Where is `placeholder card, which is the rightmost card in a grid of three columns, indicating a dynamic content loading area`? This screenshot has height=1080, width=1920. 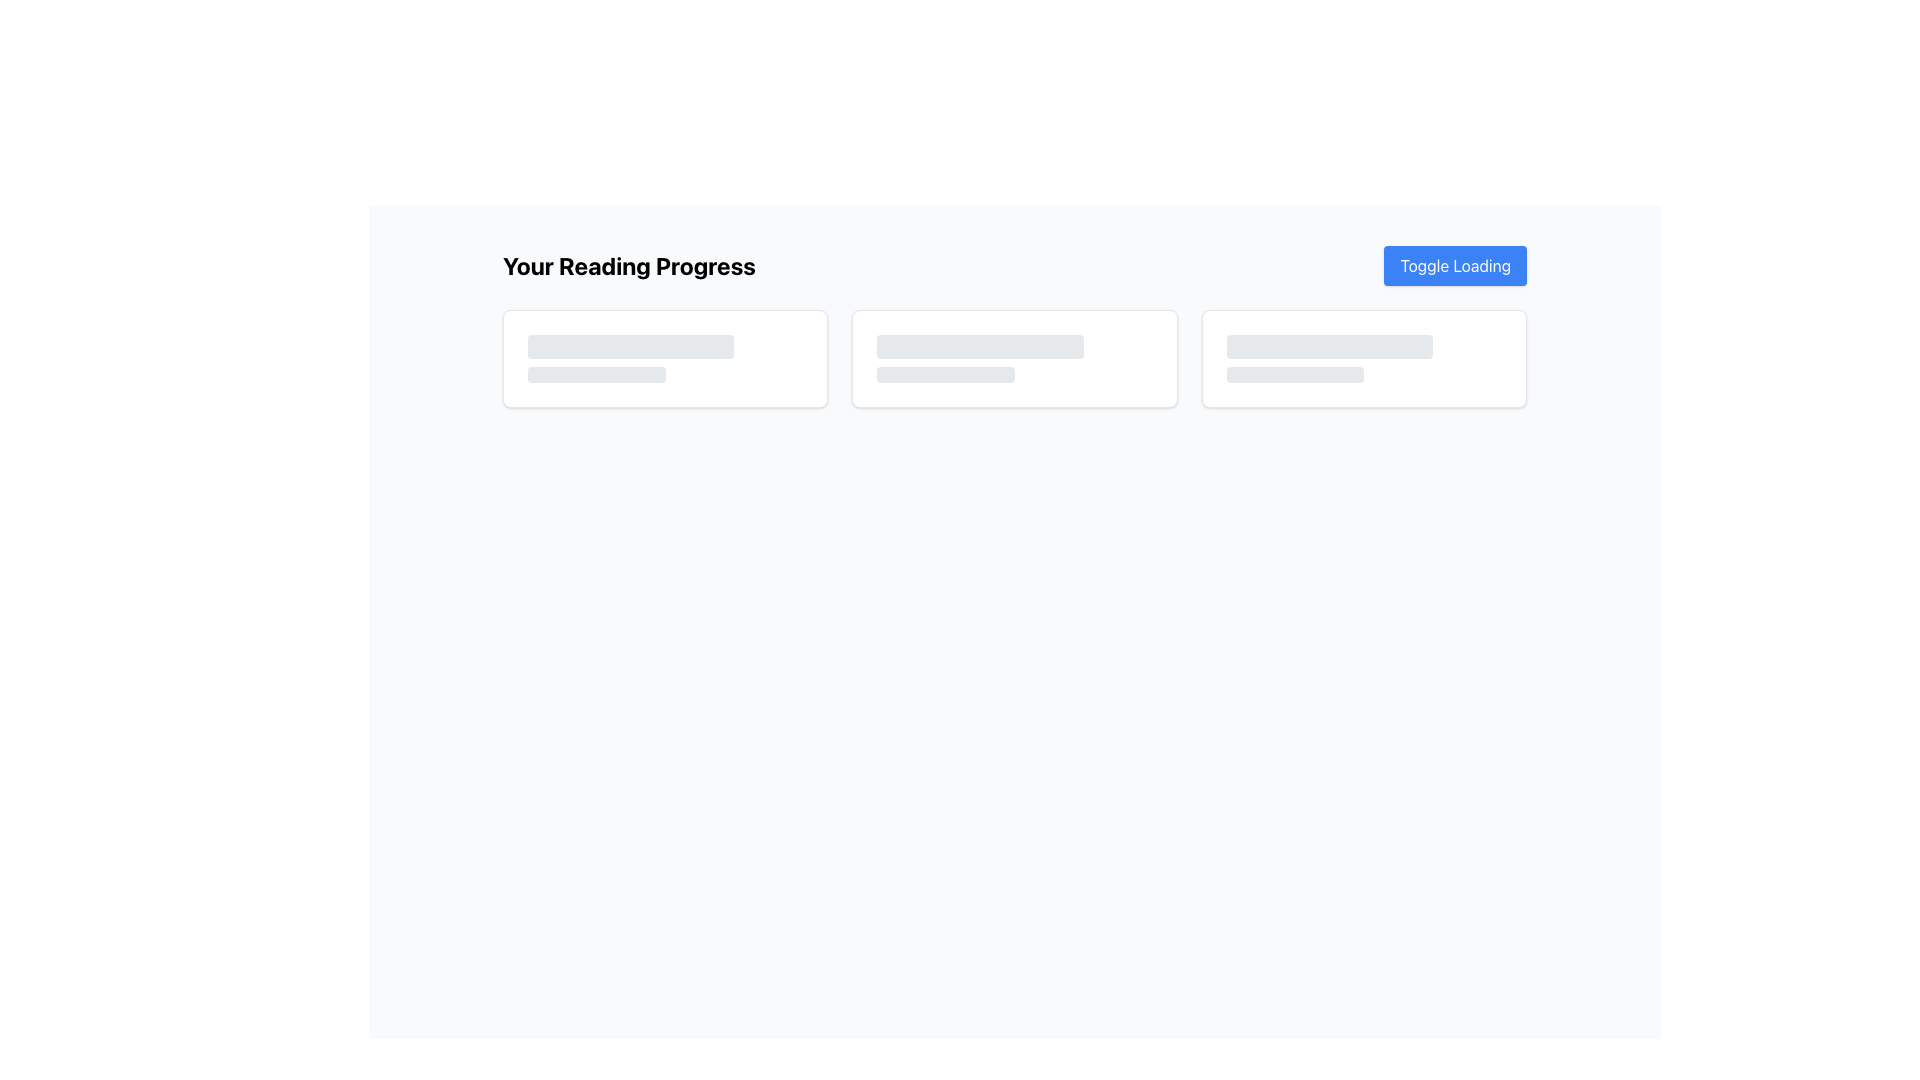 placeholder card, which is the rightmost card in a grid of three columns, indicating a dynamic content loading area is located at coordinates (1363, 357).